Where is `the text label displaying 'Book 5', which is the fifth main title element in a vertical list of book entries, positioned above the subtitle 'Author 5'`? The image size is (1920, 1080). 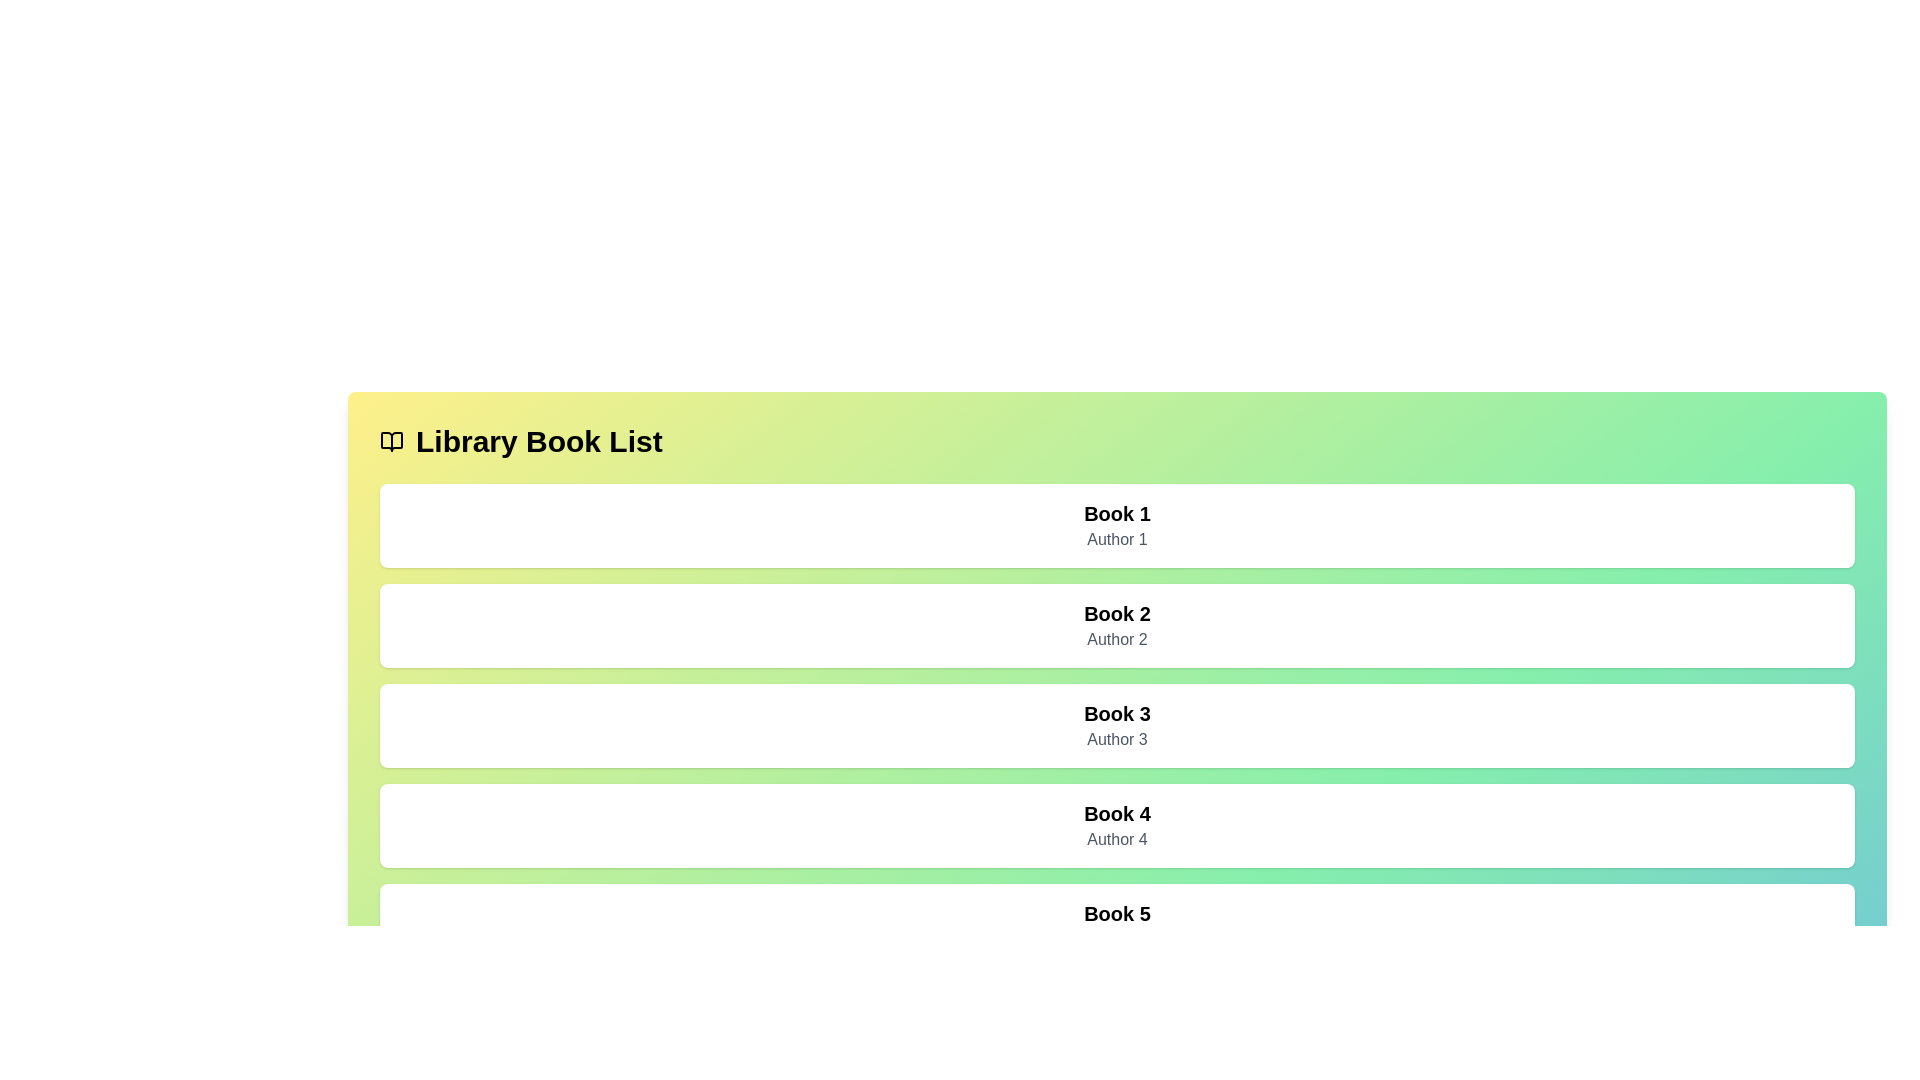
the text label displaying 'Book 5', which is the fifth main title element in a vertical list of book entries, positioned above the subtitle 'Author 5' is located at coordinates (1116, 914).